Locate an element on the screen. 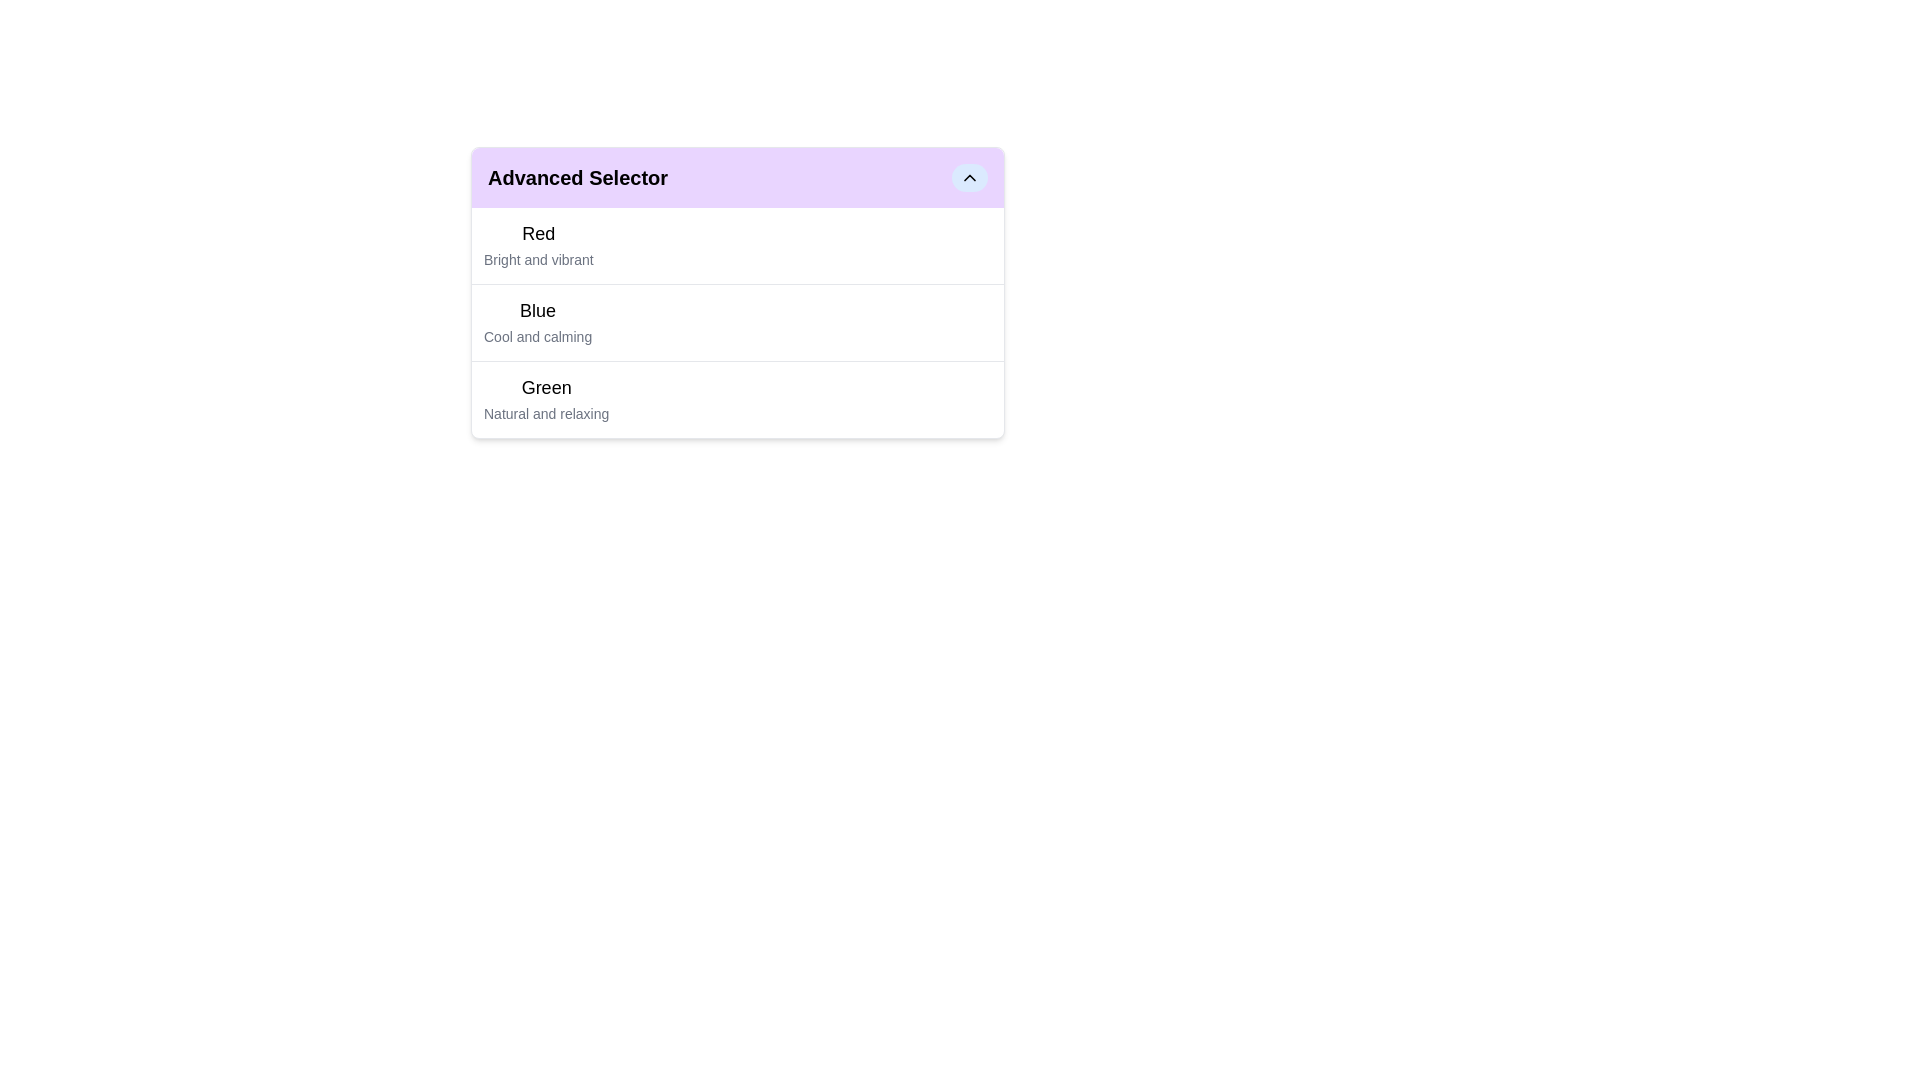  the text block representing the red color option is located at coordinates (538, 245).